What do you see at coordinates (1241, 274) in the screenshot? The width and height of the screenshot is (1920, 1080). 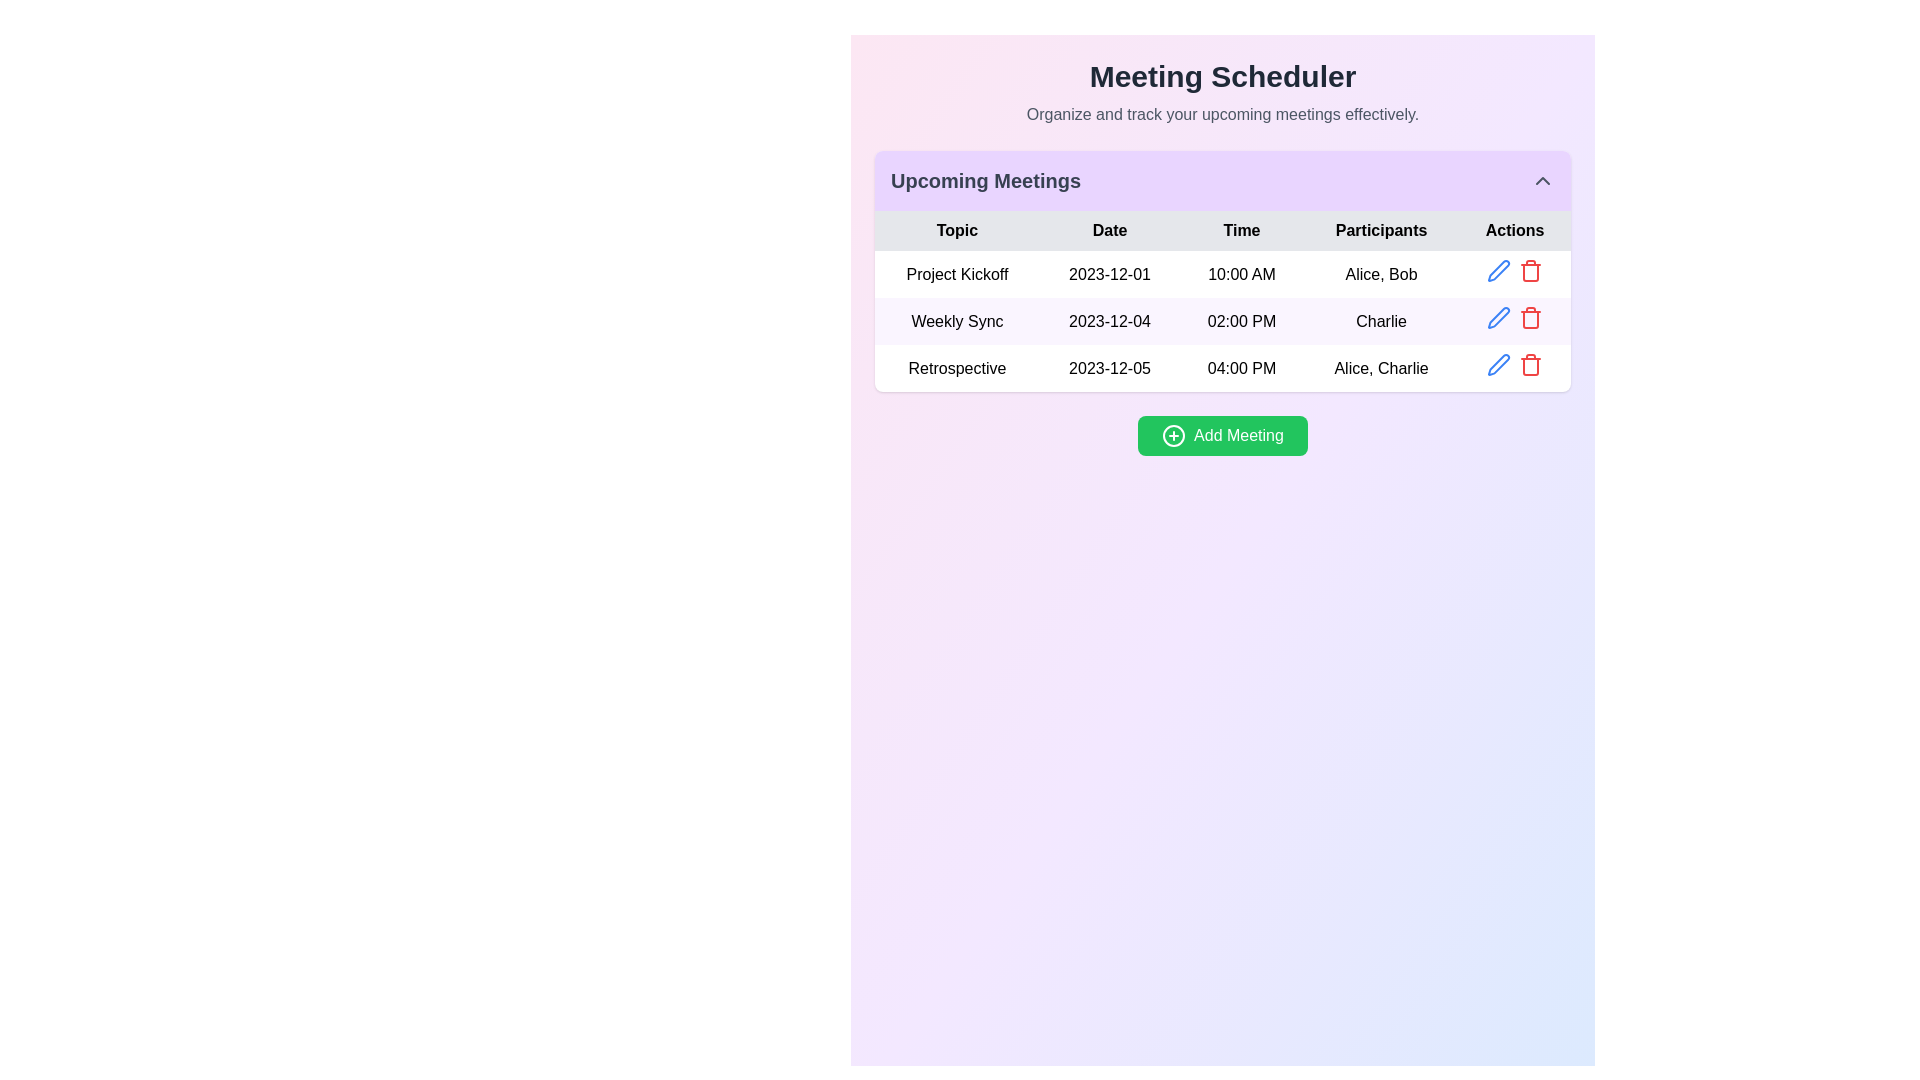 I see `time displayed on the Text label located in the third column of the first row of the table under 'Upcoming Meetings', positioned between '2023-12-01' and 'Alice, Bob'` at bounding box center [1241, 274].